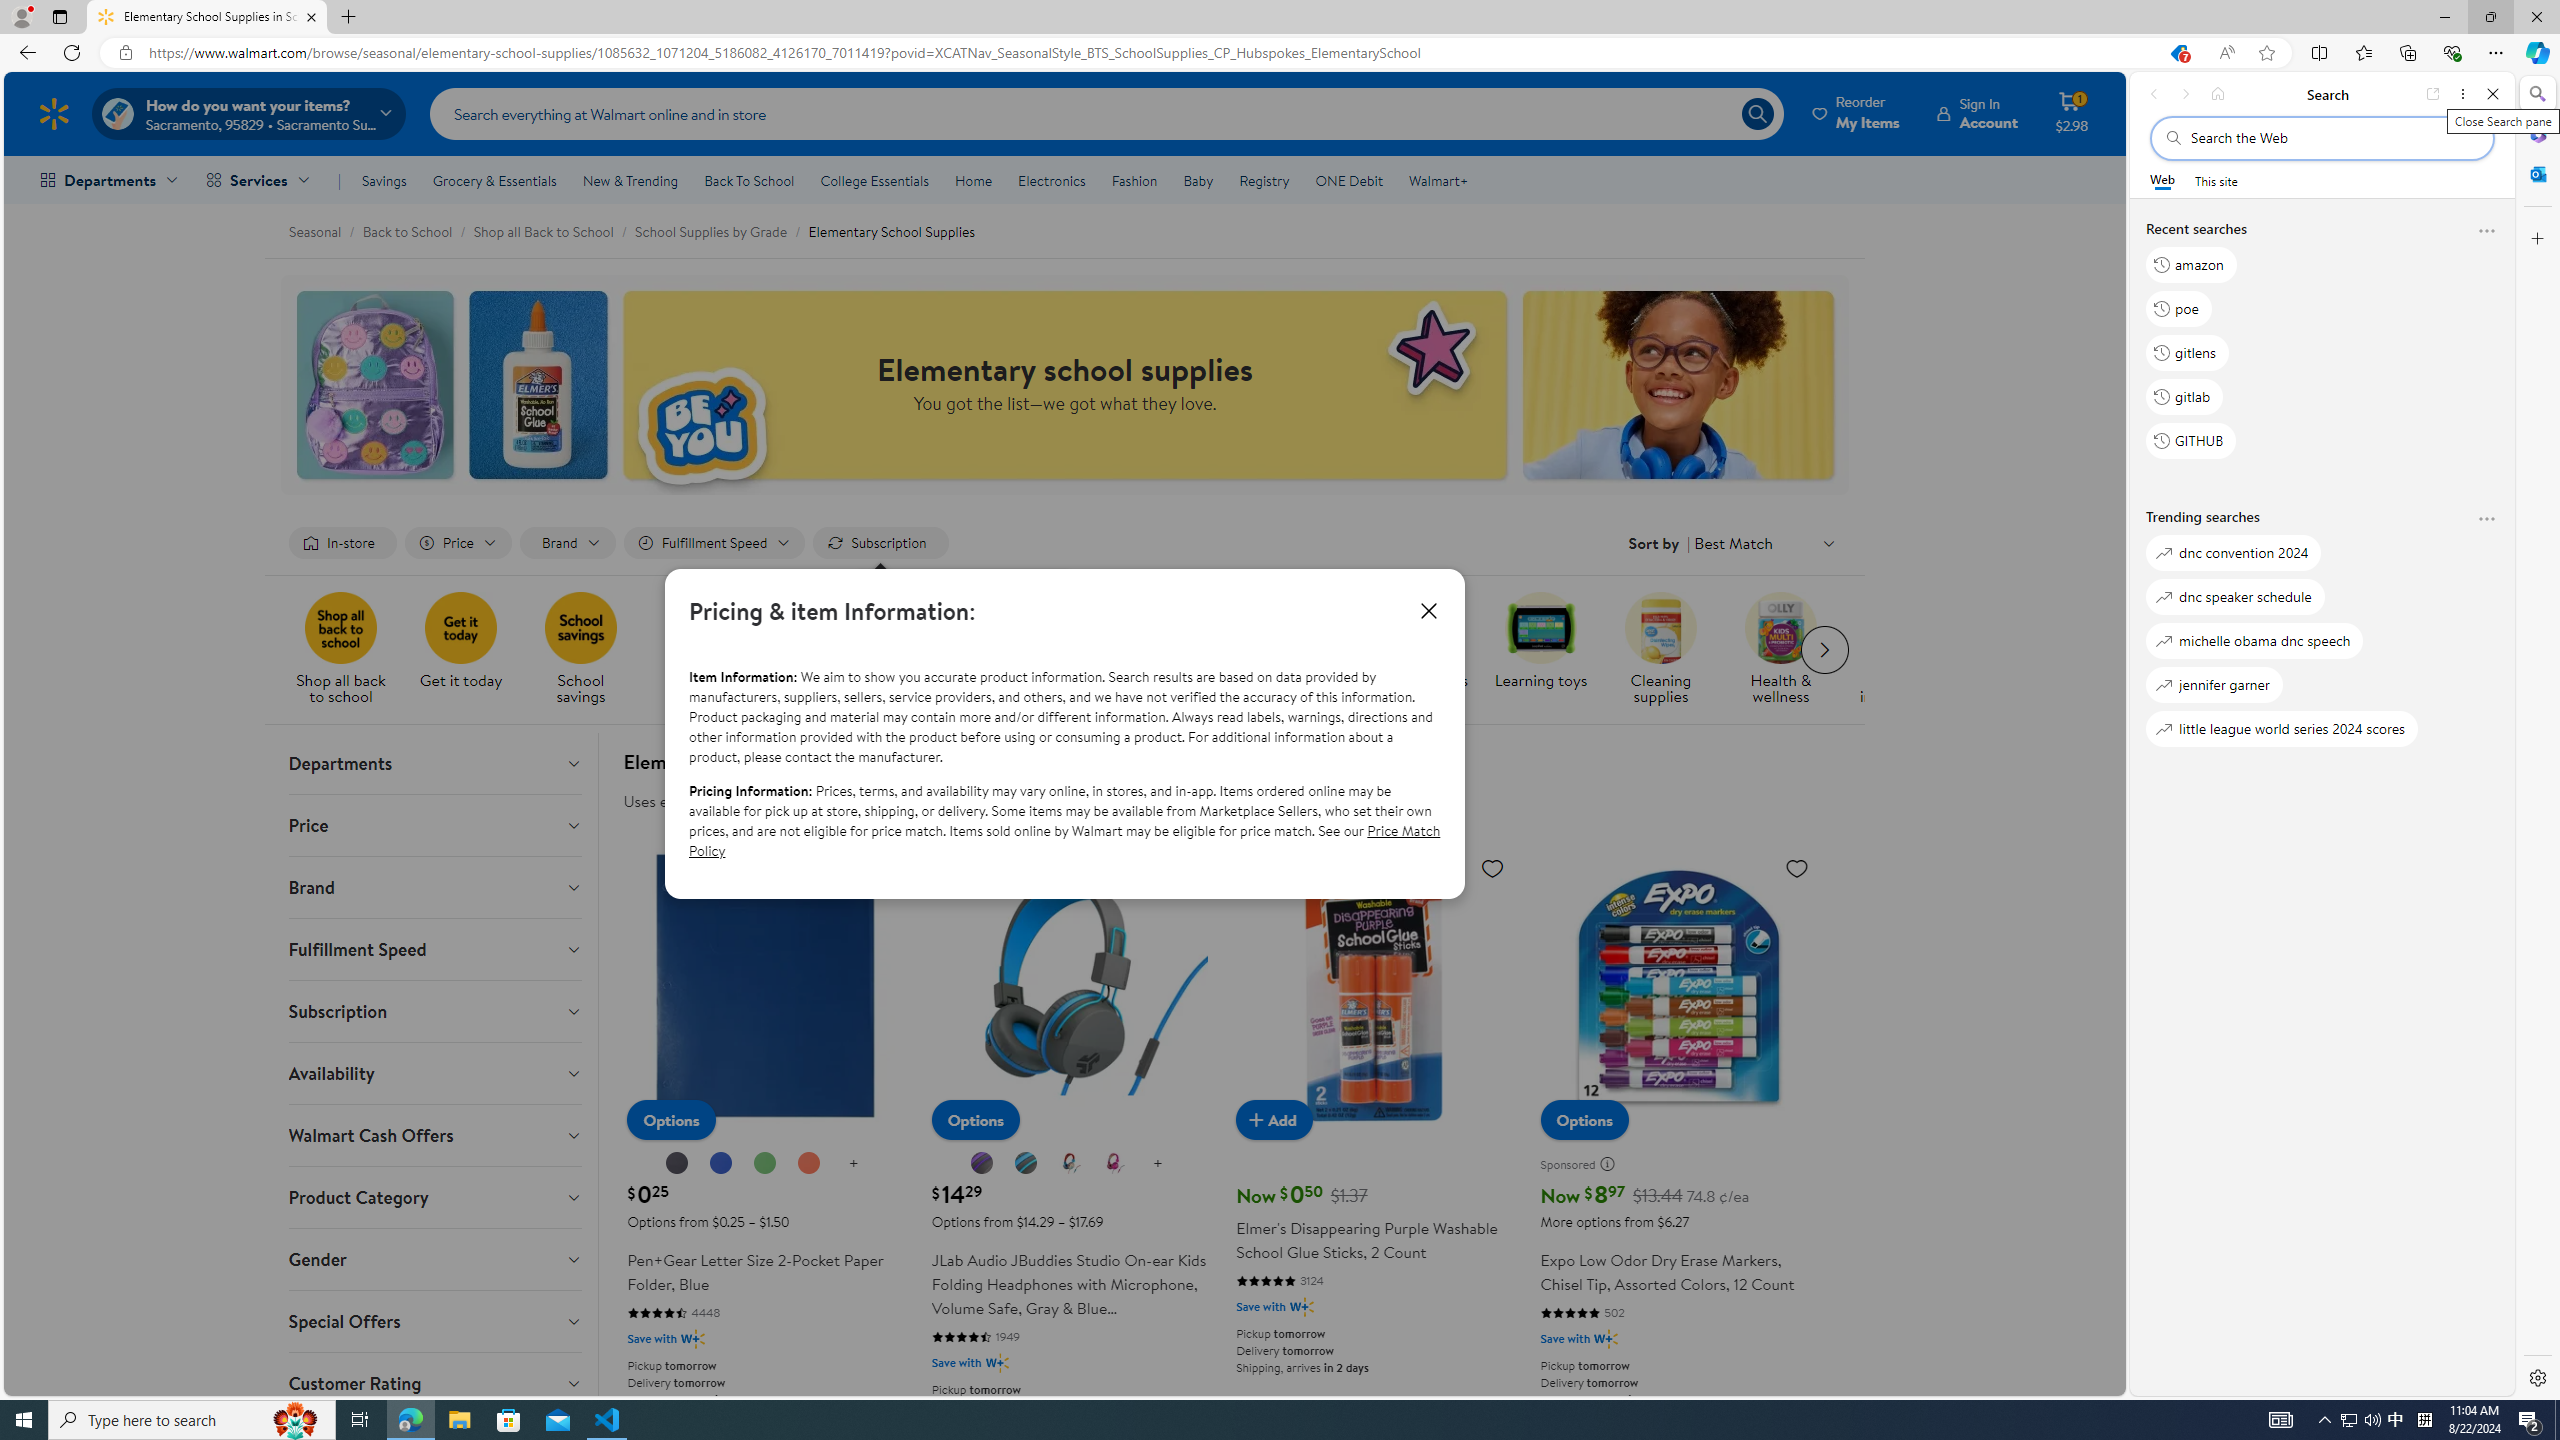 This screenshot has width=2560, height=1440. What do you see at coordinates (2233, 552) in the screenshot?
I see `'dnc convention 2024'` at bounding box center [2233, 552].